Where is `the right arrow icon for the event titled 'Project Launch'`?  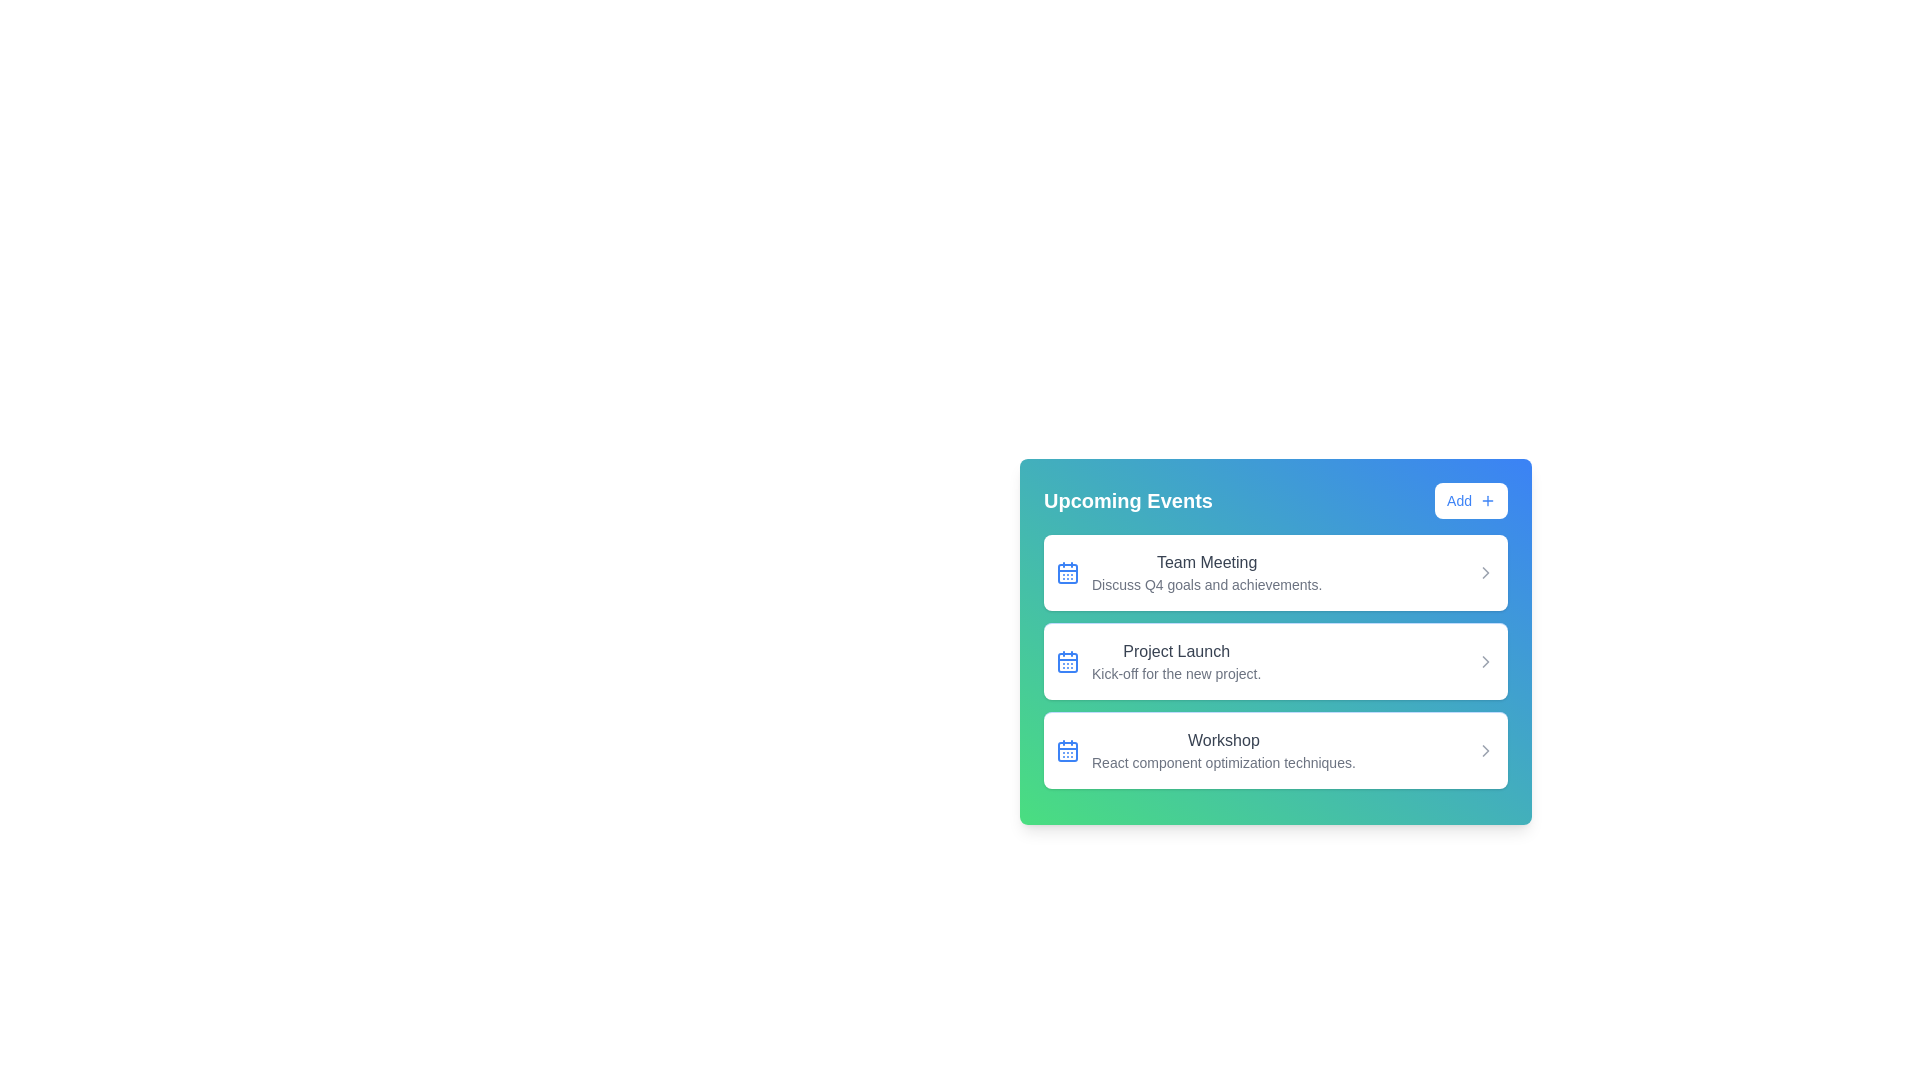 the right arrow icon for the event titled 'Project Launch' is located at coordinates (1486, 662).